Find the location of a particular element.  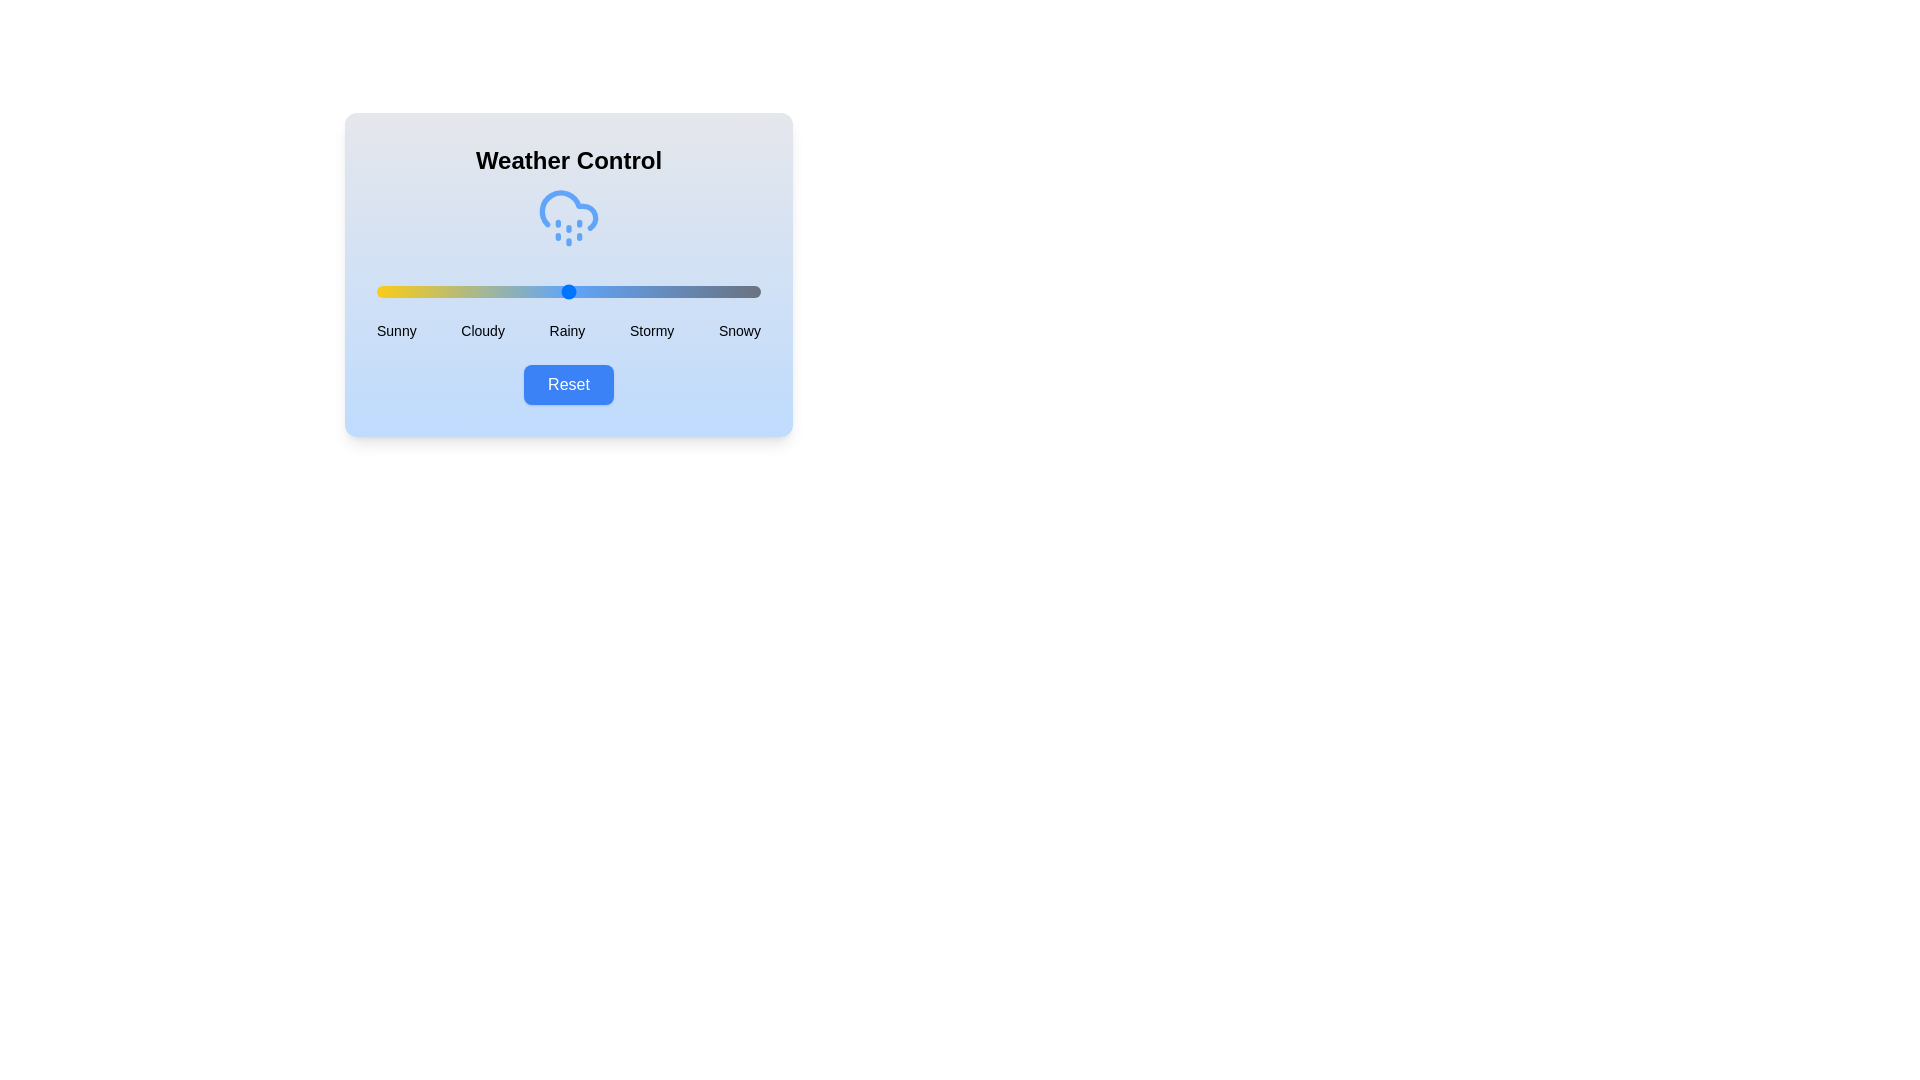

the weather condition label Cloudy to select it is located at coordinates (483, 330).